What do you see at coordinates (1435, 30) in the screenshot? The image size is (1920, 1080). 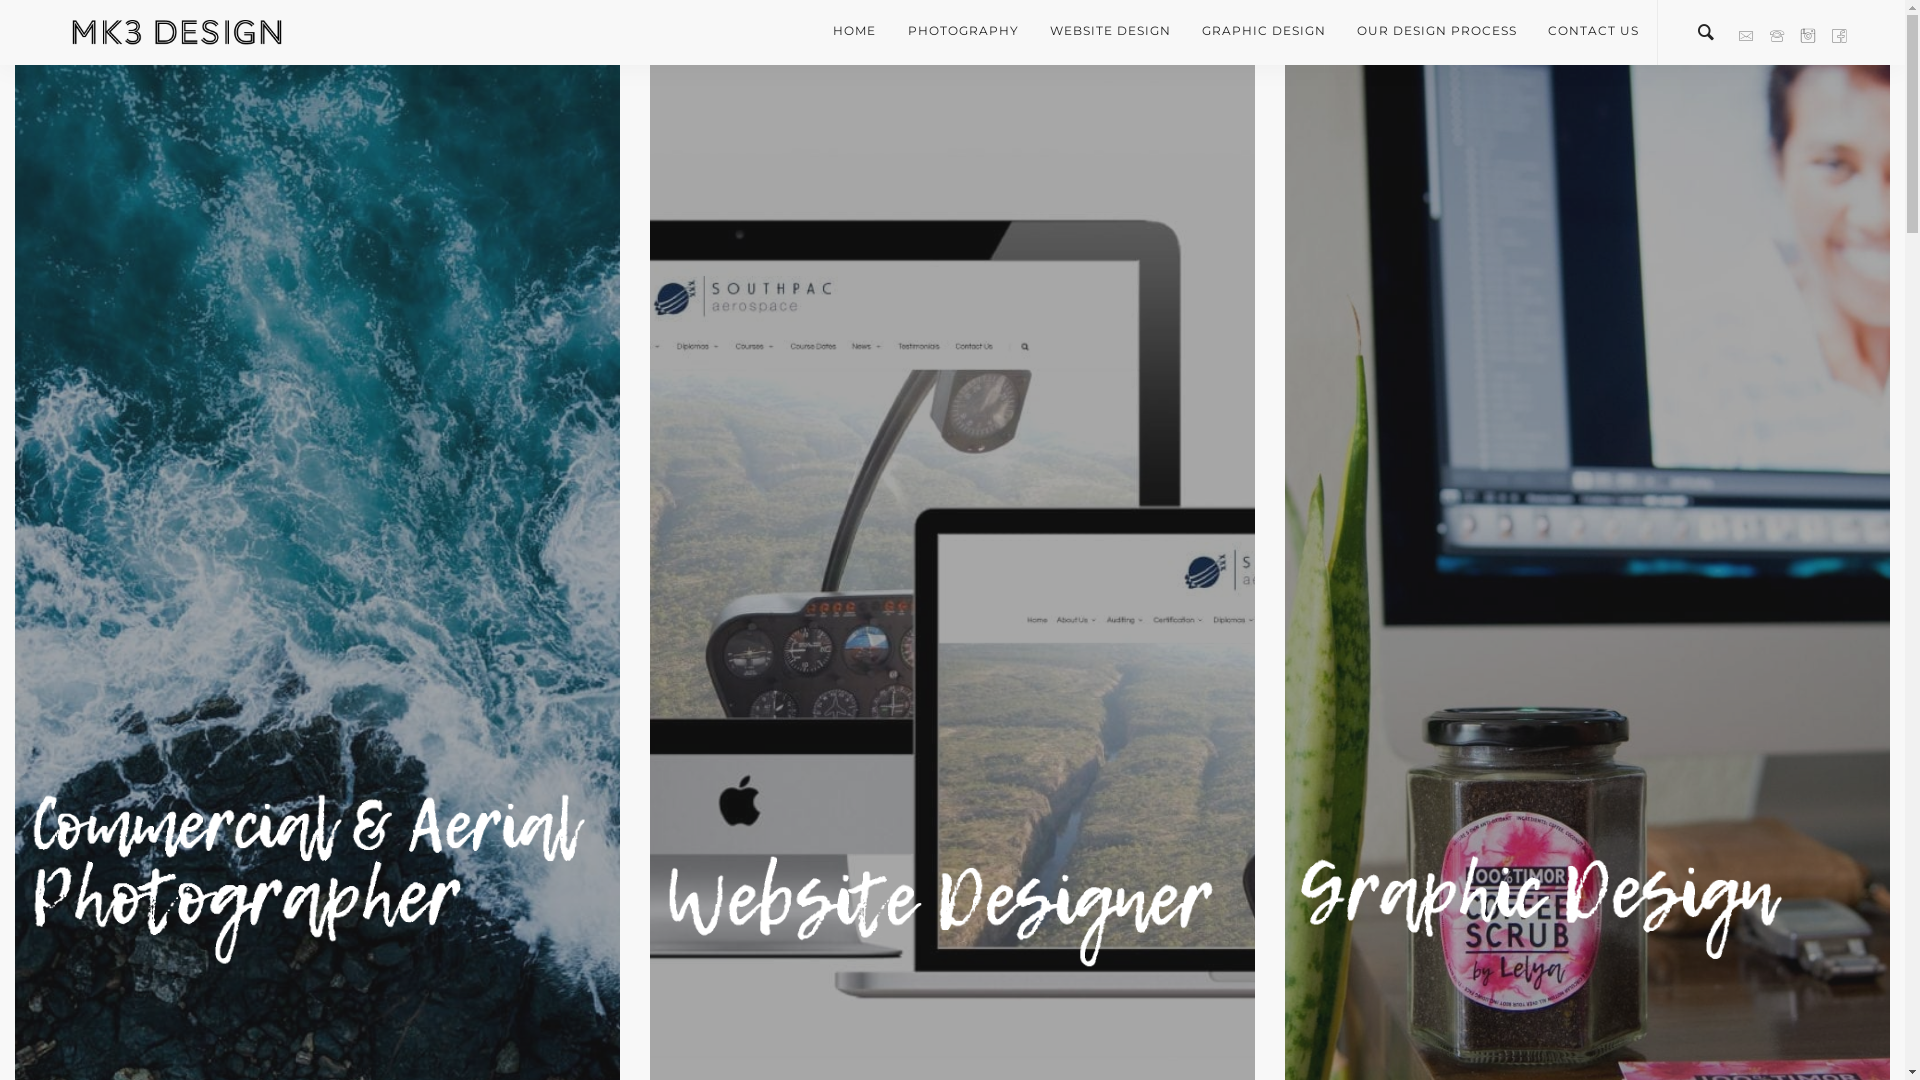 I see `'OUR DESIGN PROCESS'` at bounding box center [1435, 30].